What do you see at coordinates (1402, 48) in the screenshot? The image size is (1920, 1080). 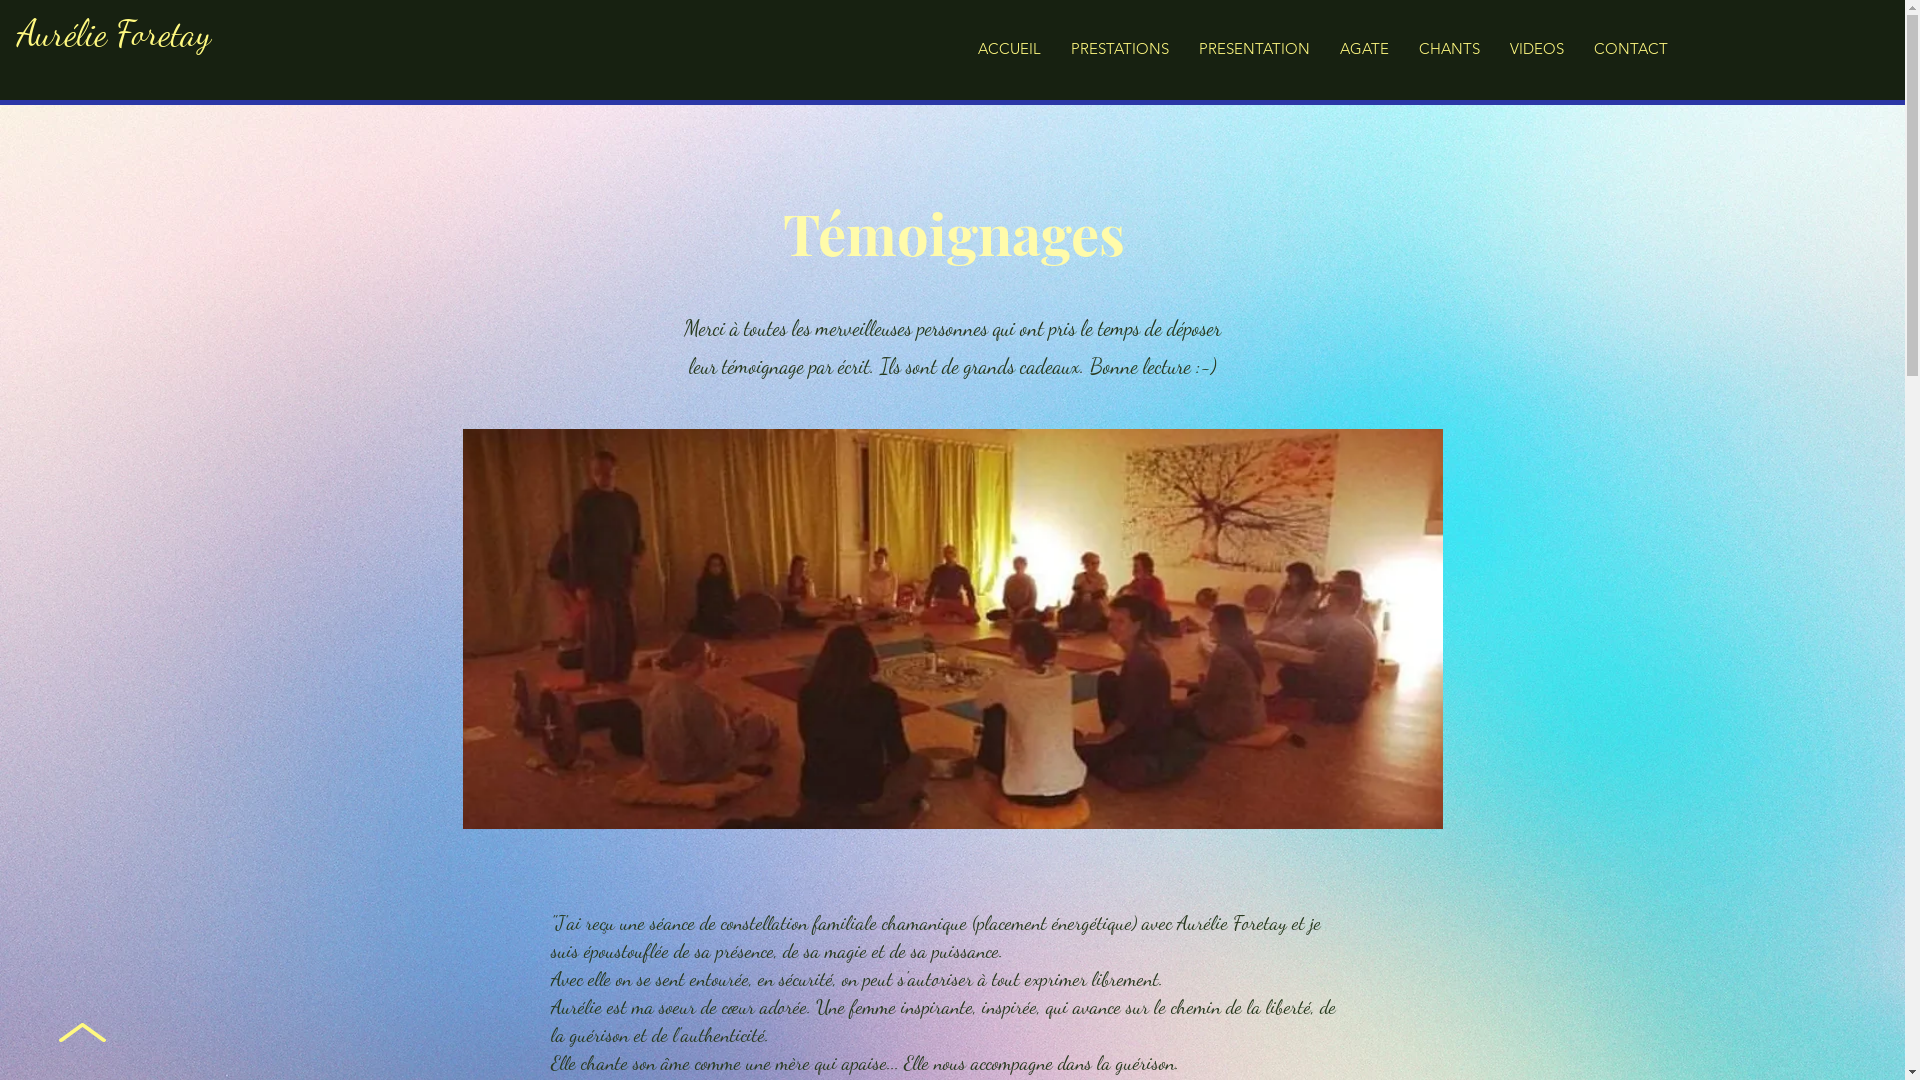 I see `'CHANTS'` at bounding box center [1402, 48].